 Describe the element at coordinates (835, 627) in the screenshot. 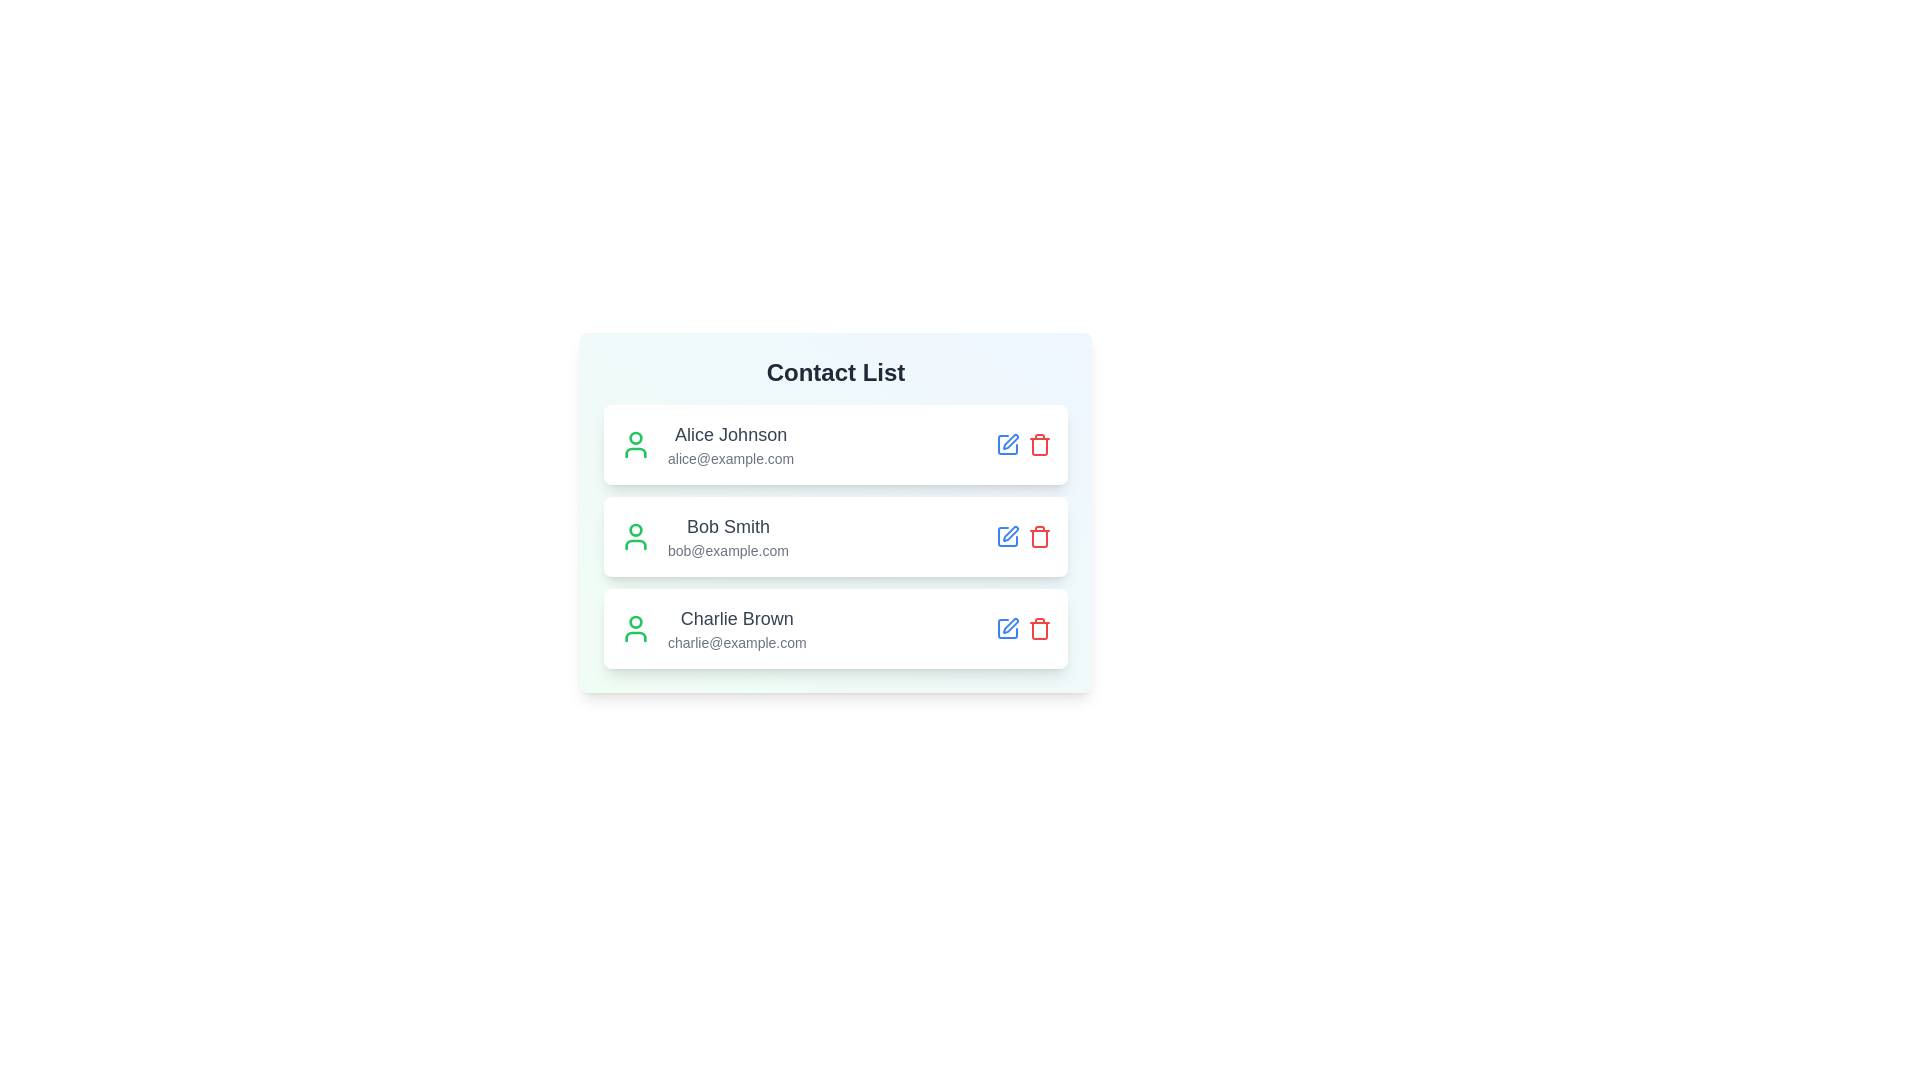

I see `the contact item corresponding to Charlie Brown` at that location.